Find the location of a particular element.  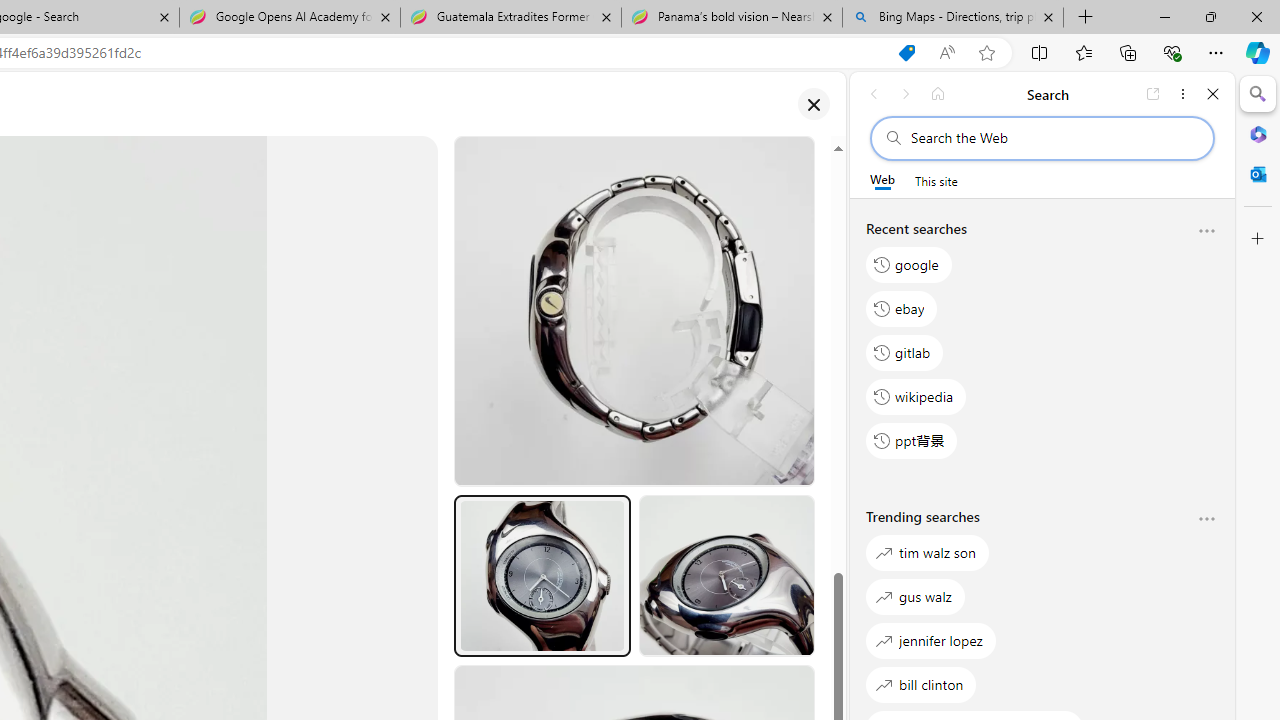

'tim walz son' is located at coordinates (927, 552).